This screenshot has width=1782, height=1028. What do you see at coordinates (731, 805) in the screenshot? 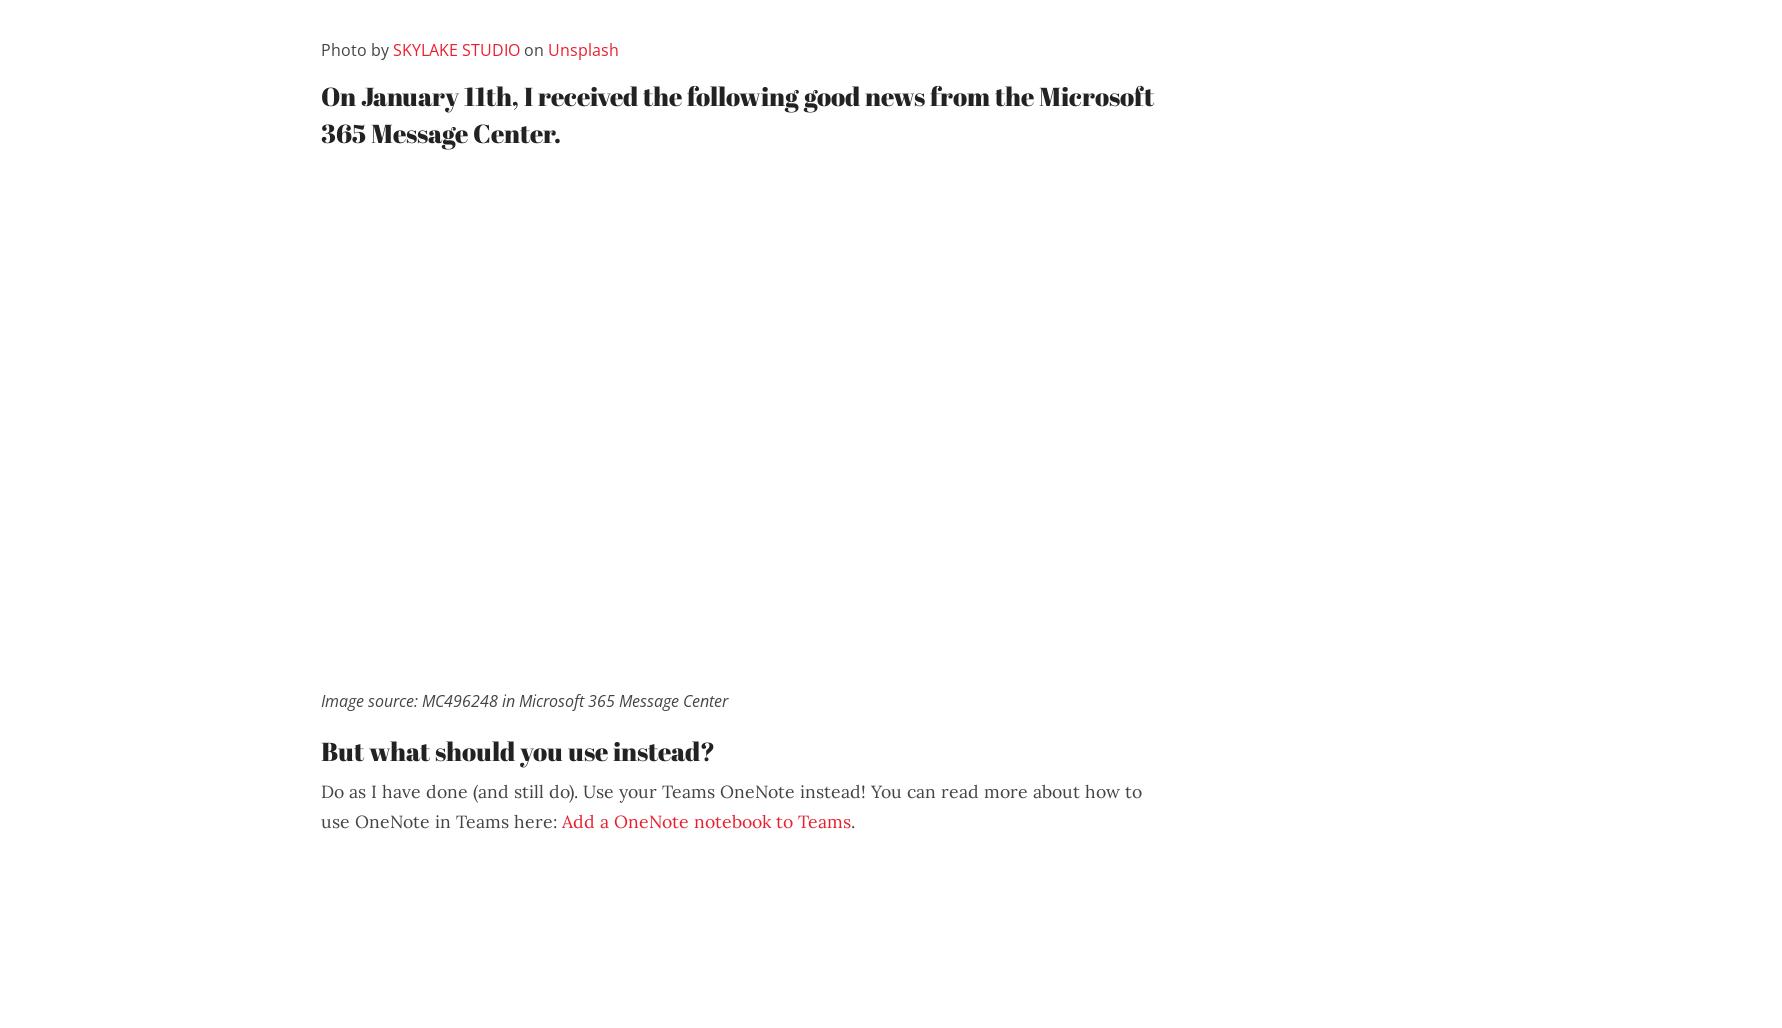
I see `'Do as I have done (and still do). Use your Teams OneNote instead! You can read more about how to use OneNote in Teams here:'` at bounding box center [731, 805].